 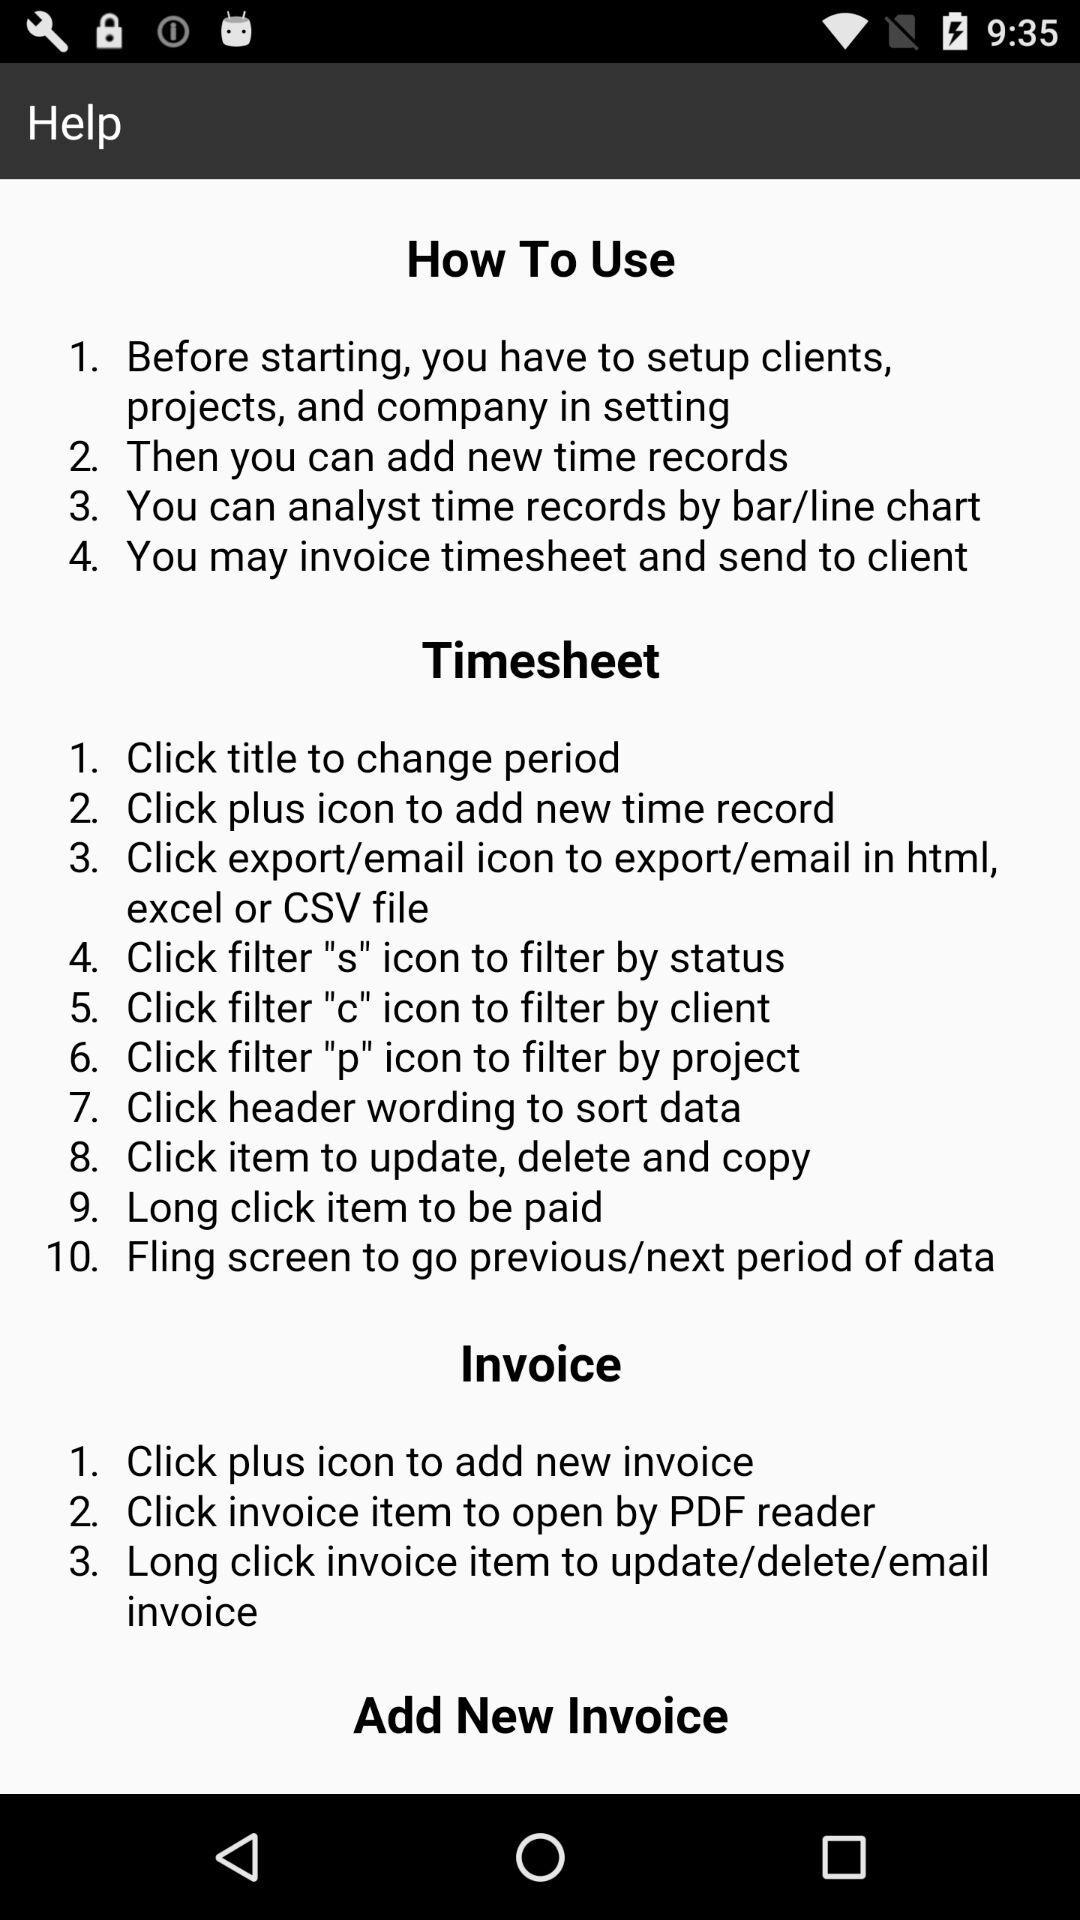 I want to click on read the instructions page, so click(x=540, y=986).